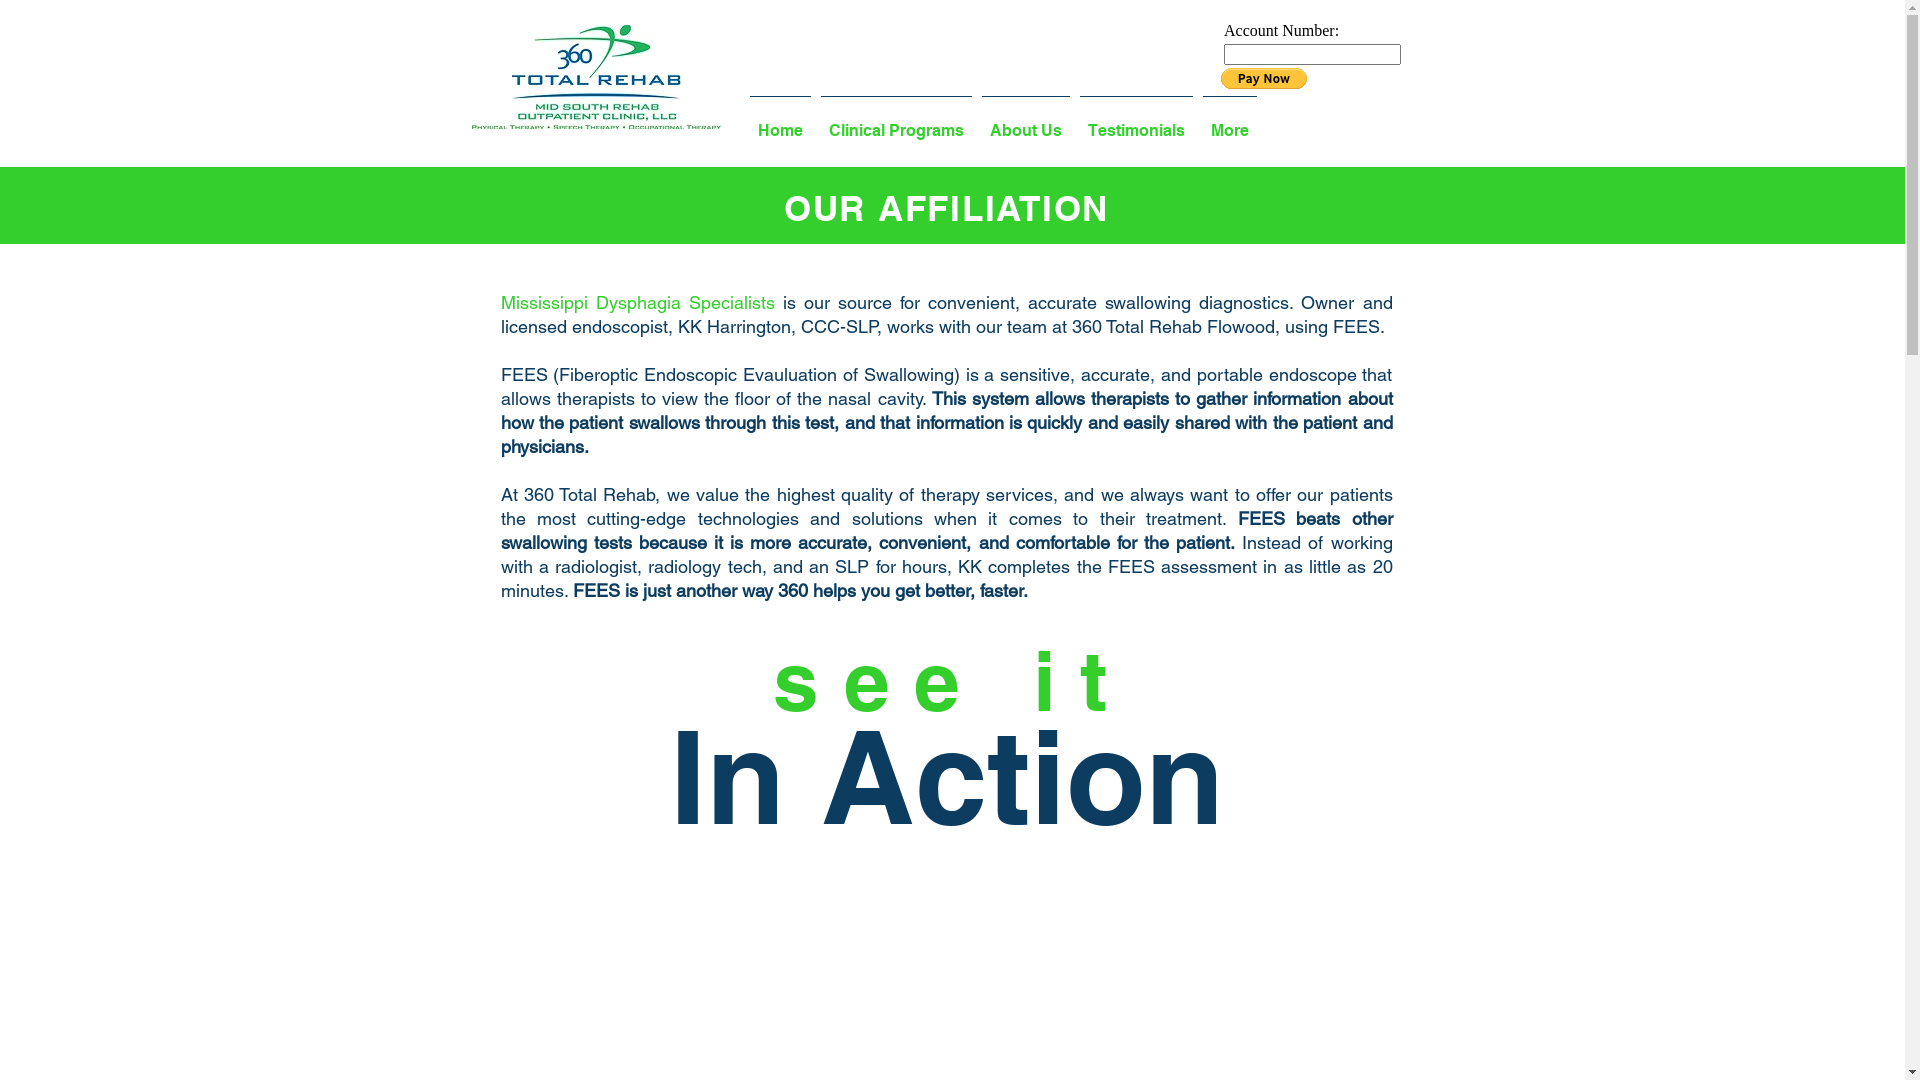  I want to click on 'Home', so click(778, 121).